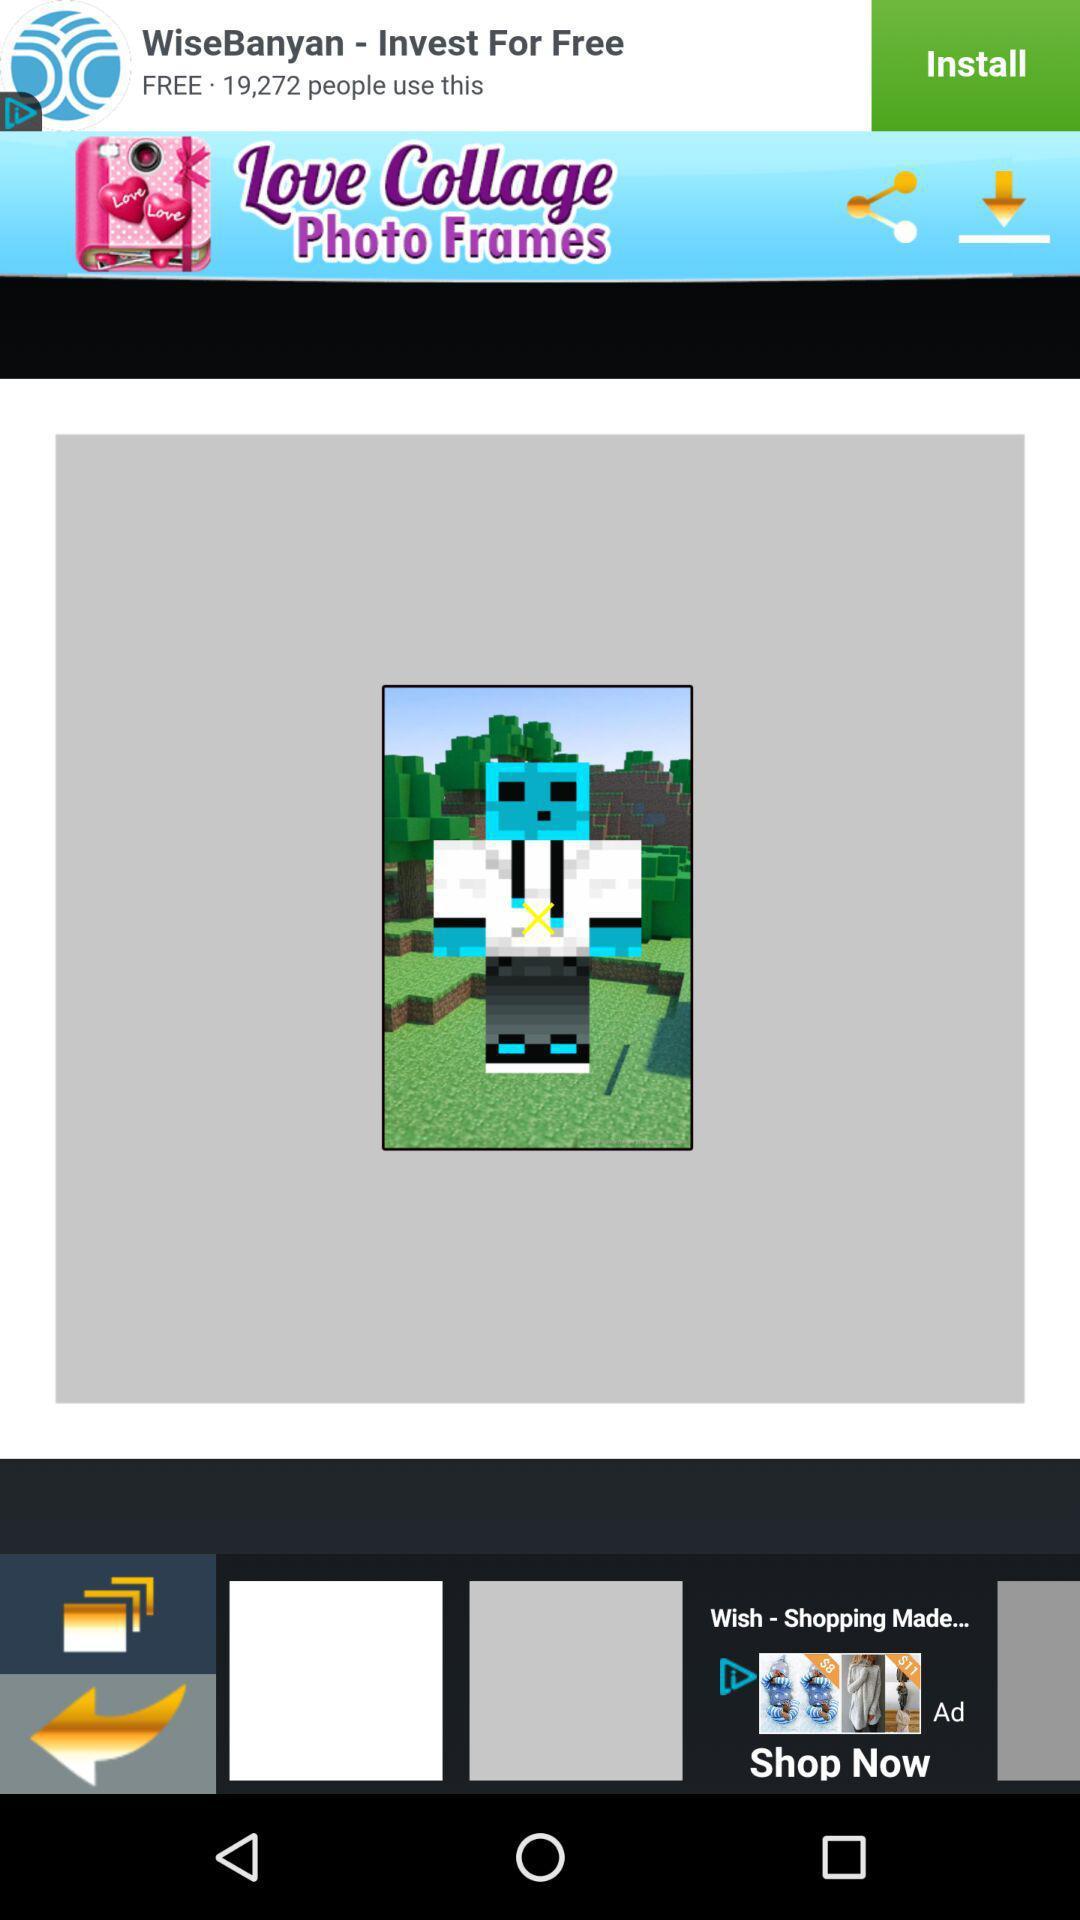 The height and width of the screenshot is (1920, 1080). Describe the element at coordinates (540, 65) in the screenshot. I see `view advertisement` at that location.